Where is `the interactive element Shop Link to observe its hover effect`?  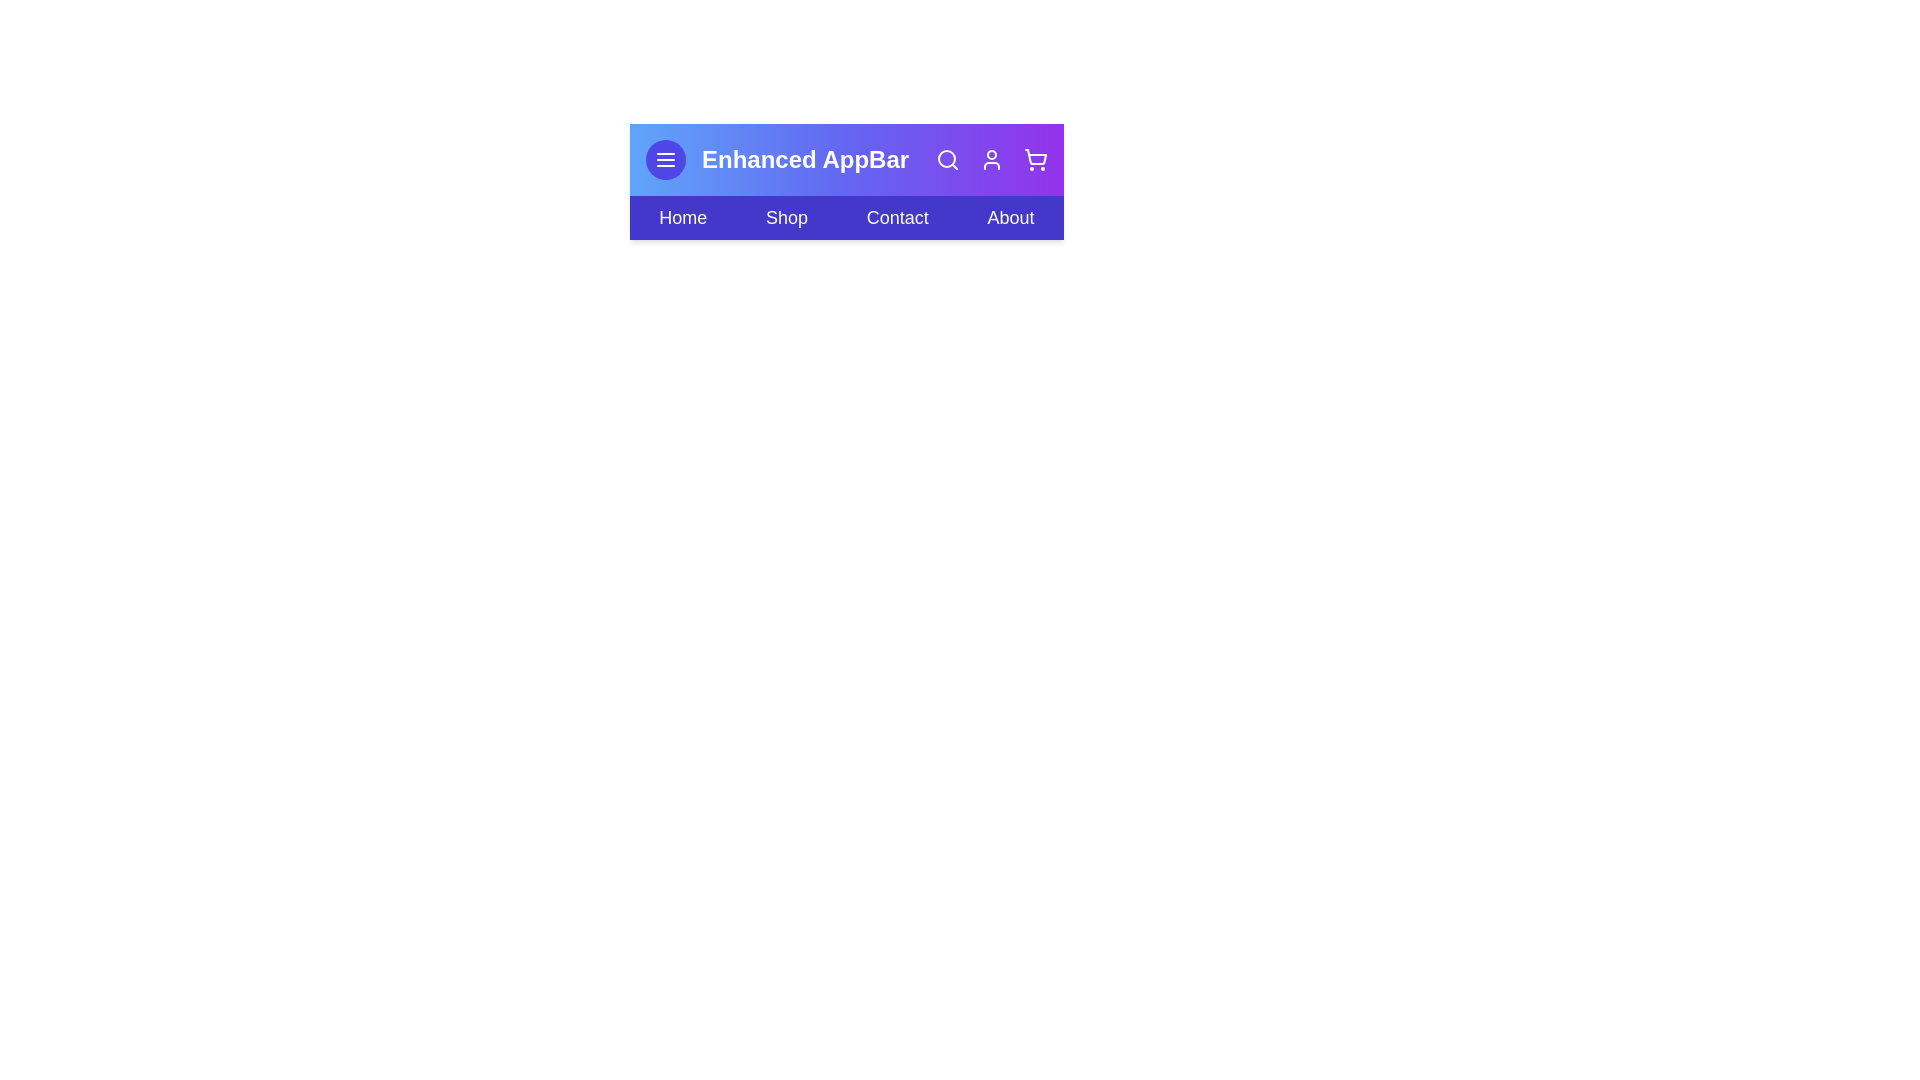
the interactive element Shop Link to observe its hover effect is located at coordinates (786, 218).